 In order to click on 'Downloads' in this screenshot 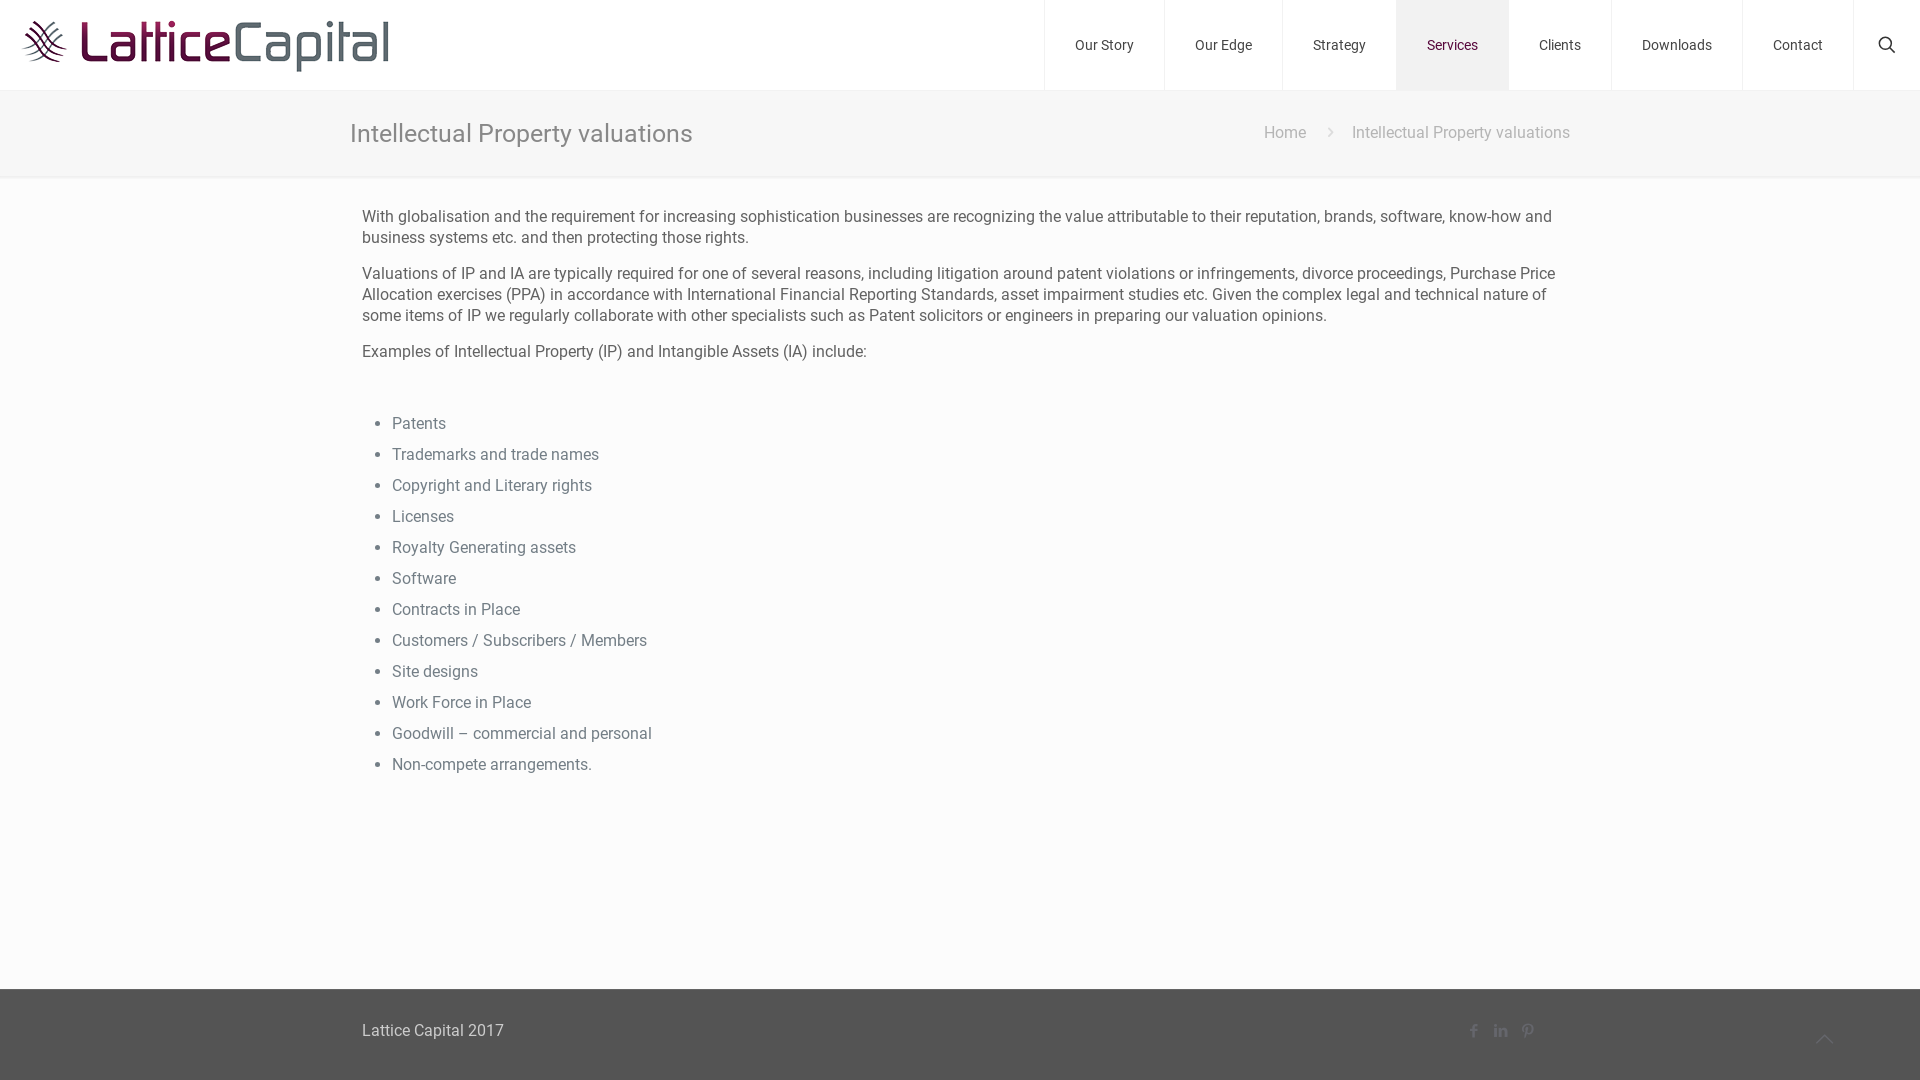, I will do `click(1677, 45)`.